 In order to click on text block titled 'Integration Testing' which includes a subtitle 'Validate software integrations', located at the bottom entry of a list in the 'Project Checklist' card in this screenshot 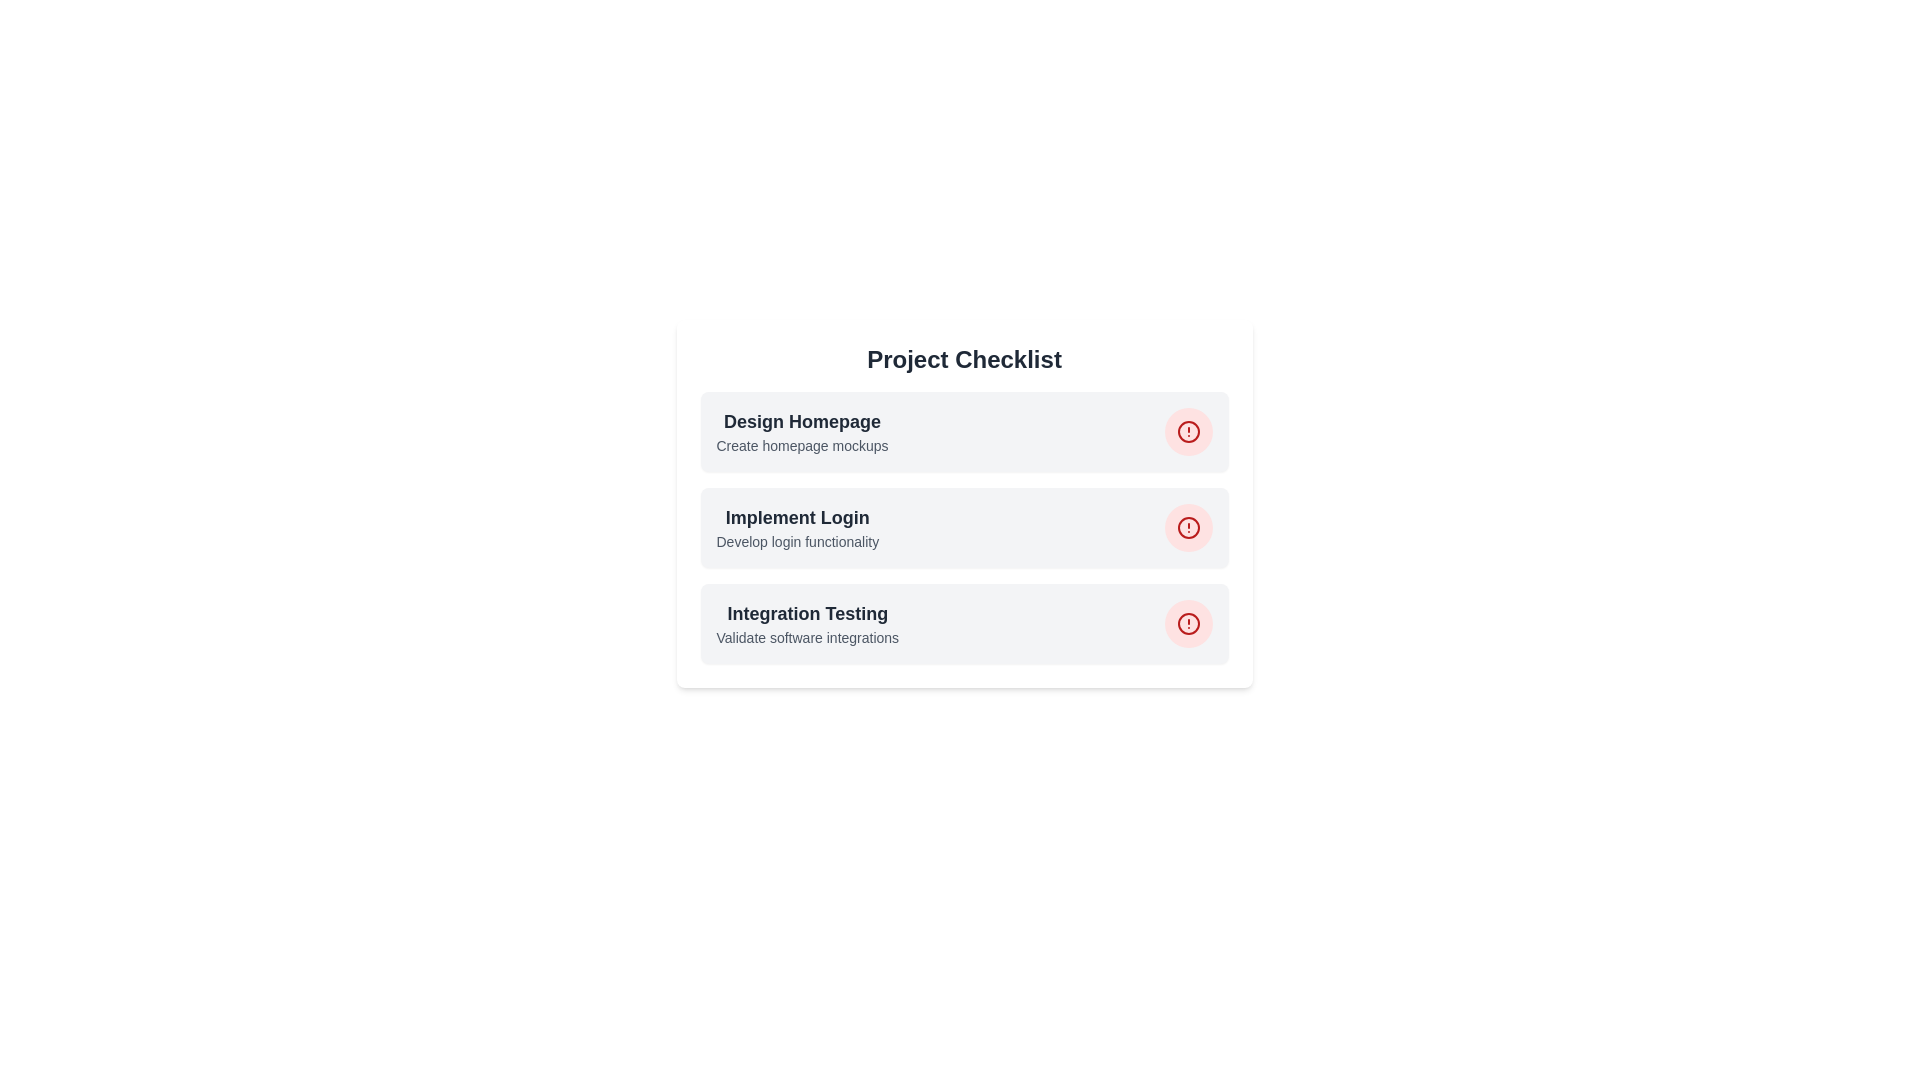, I will do `click(807, 623)`.